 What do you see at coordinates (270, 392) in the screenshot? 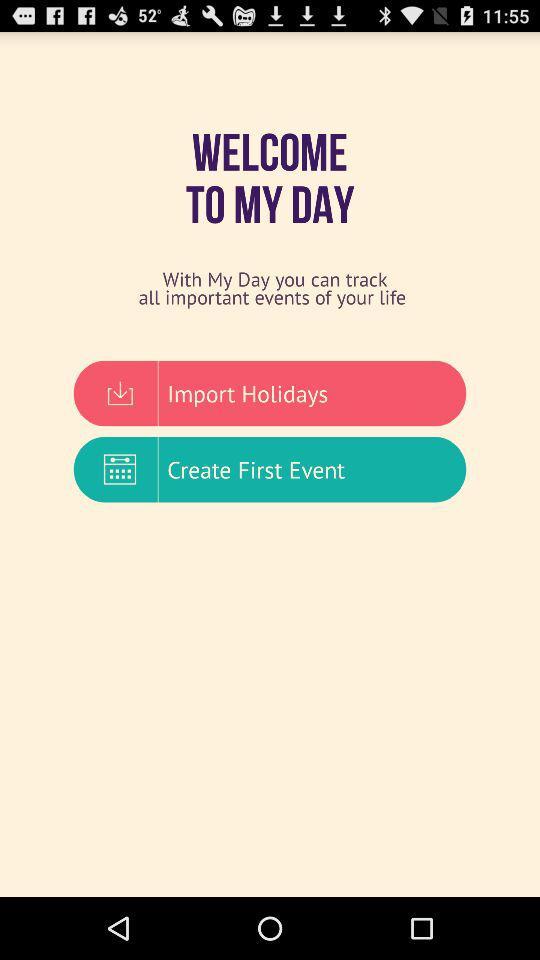
I see `the import holidays item` at bounding box center [270, 392].